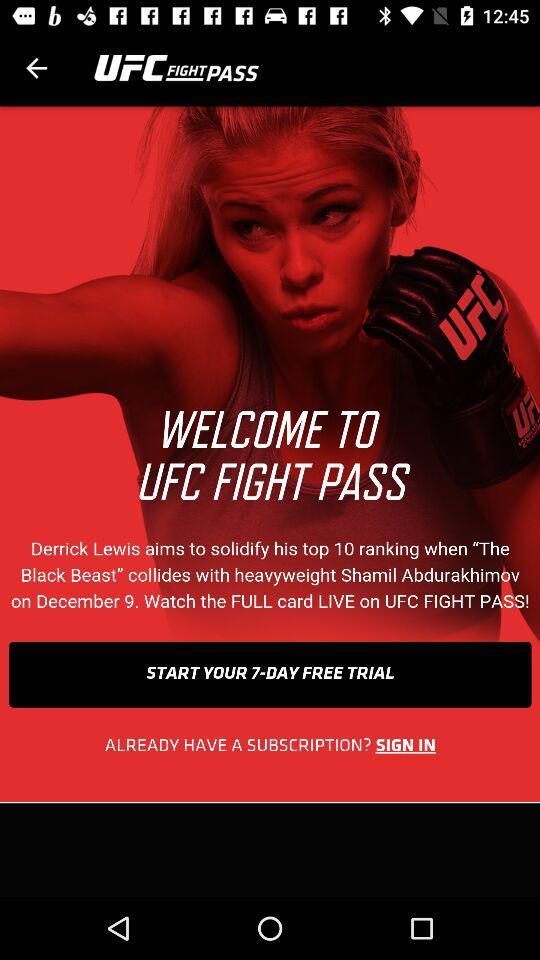 This screenshot has height=960, width=540. I want to click on pack page, so click(36, 68).